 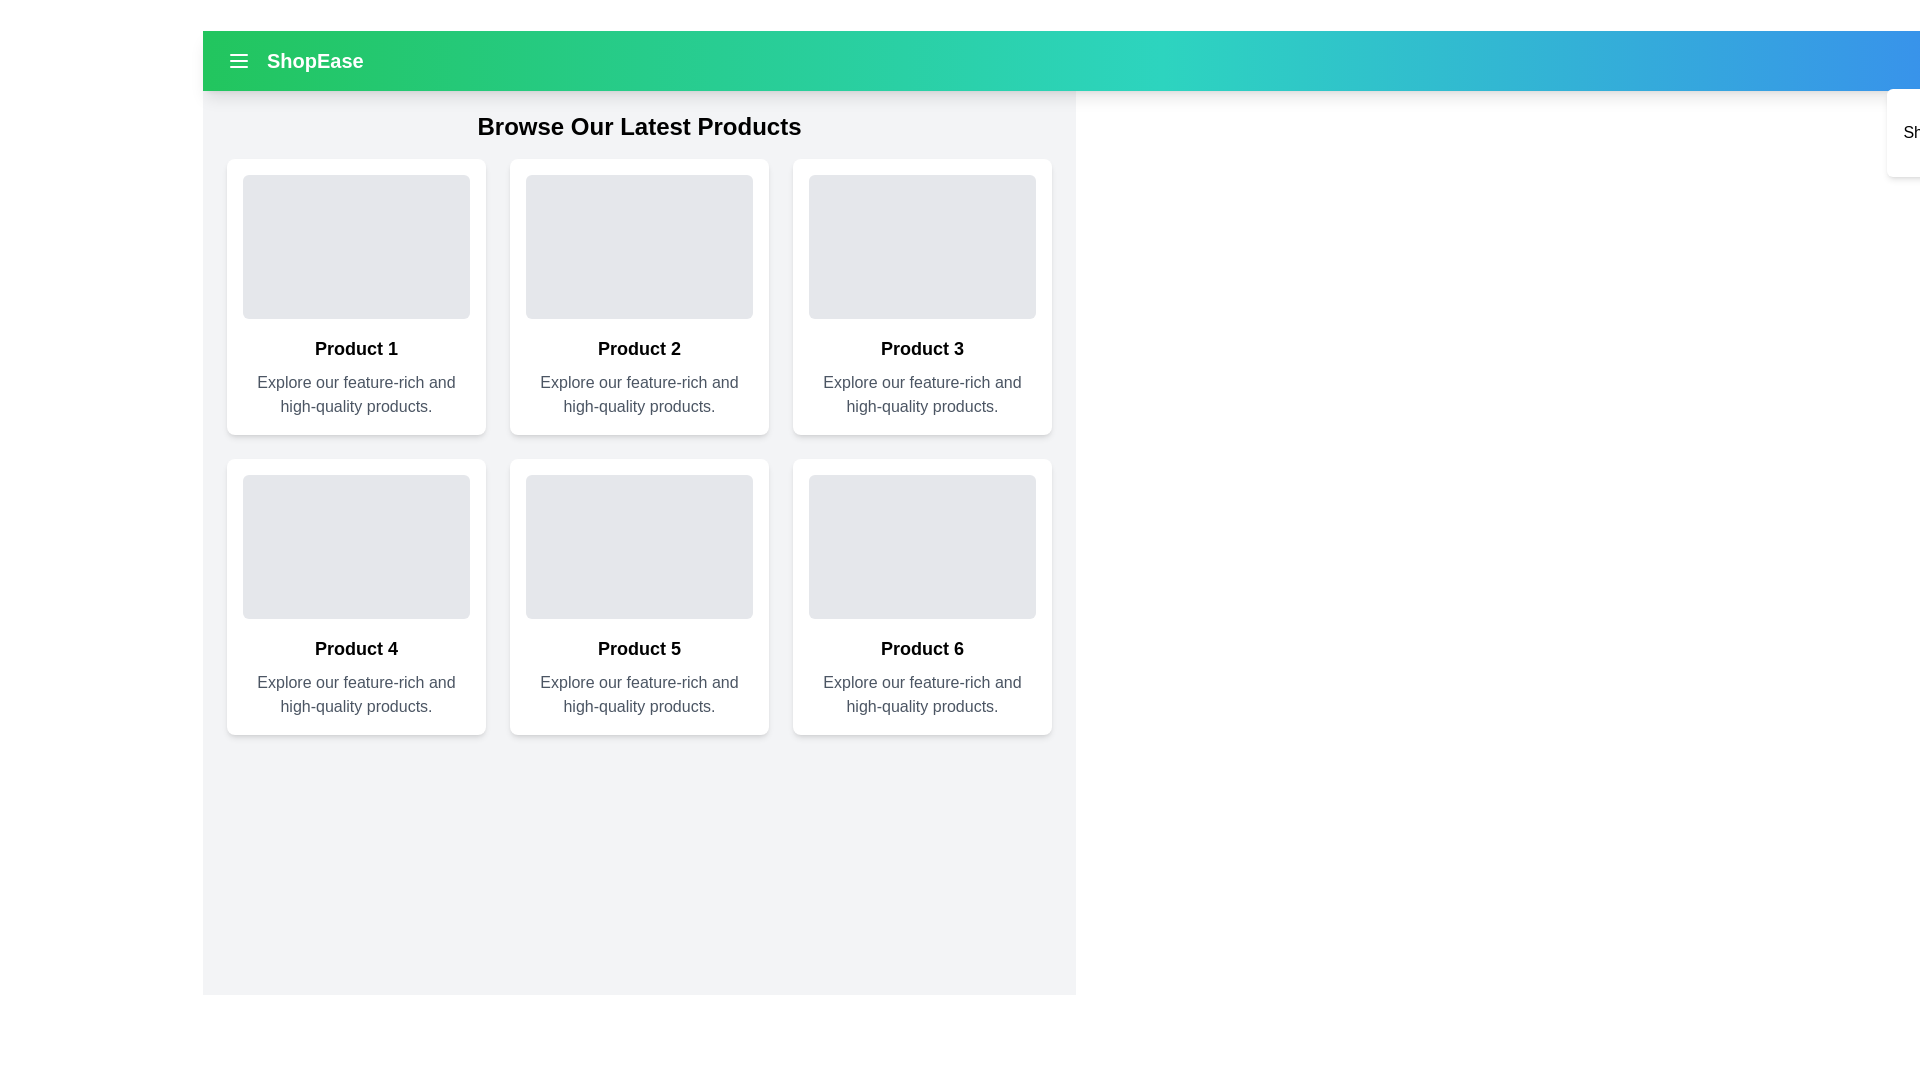 What do you see at coordinates (638, 648) in the screenshot?
I see `the text label reading 'Product 5', which is centrally aligned in the fifth card of a grid layout, positioned above the descriptive paragraph and below the image placeholder` at bounding box center [638, 648].